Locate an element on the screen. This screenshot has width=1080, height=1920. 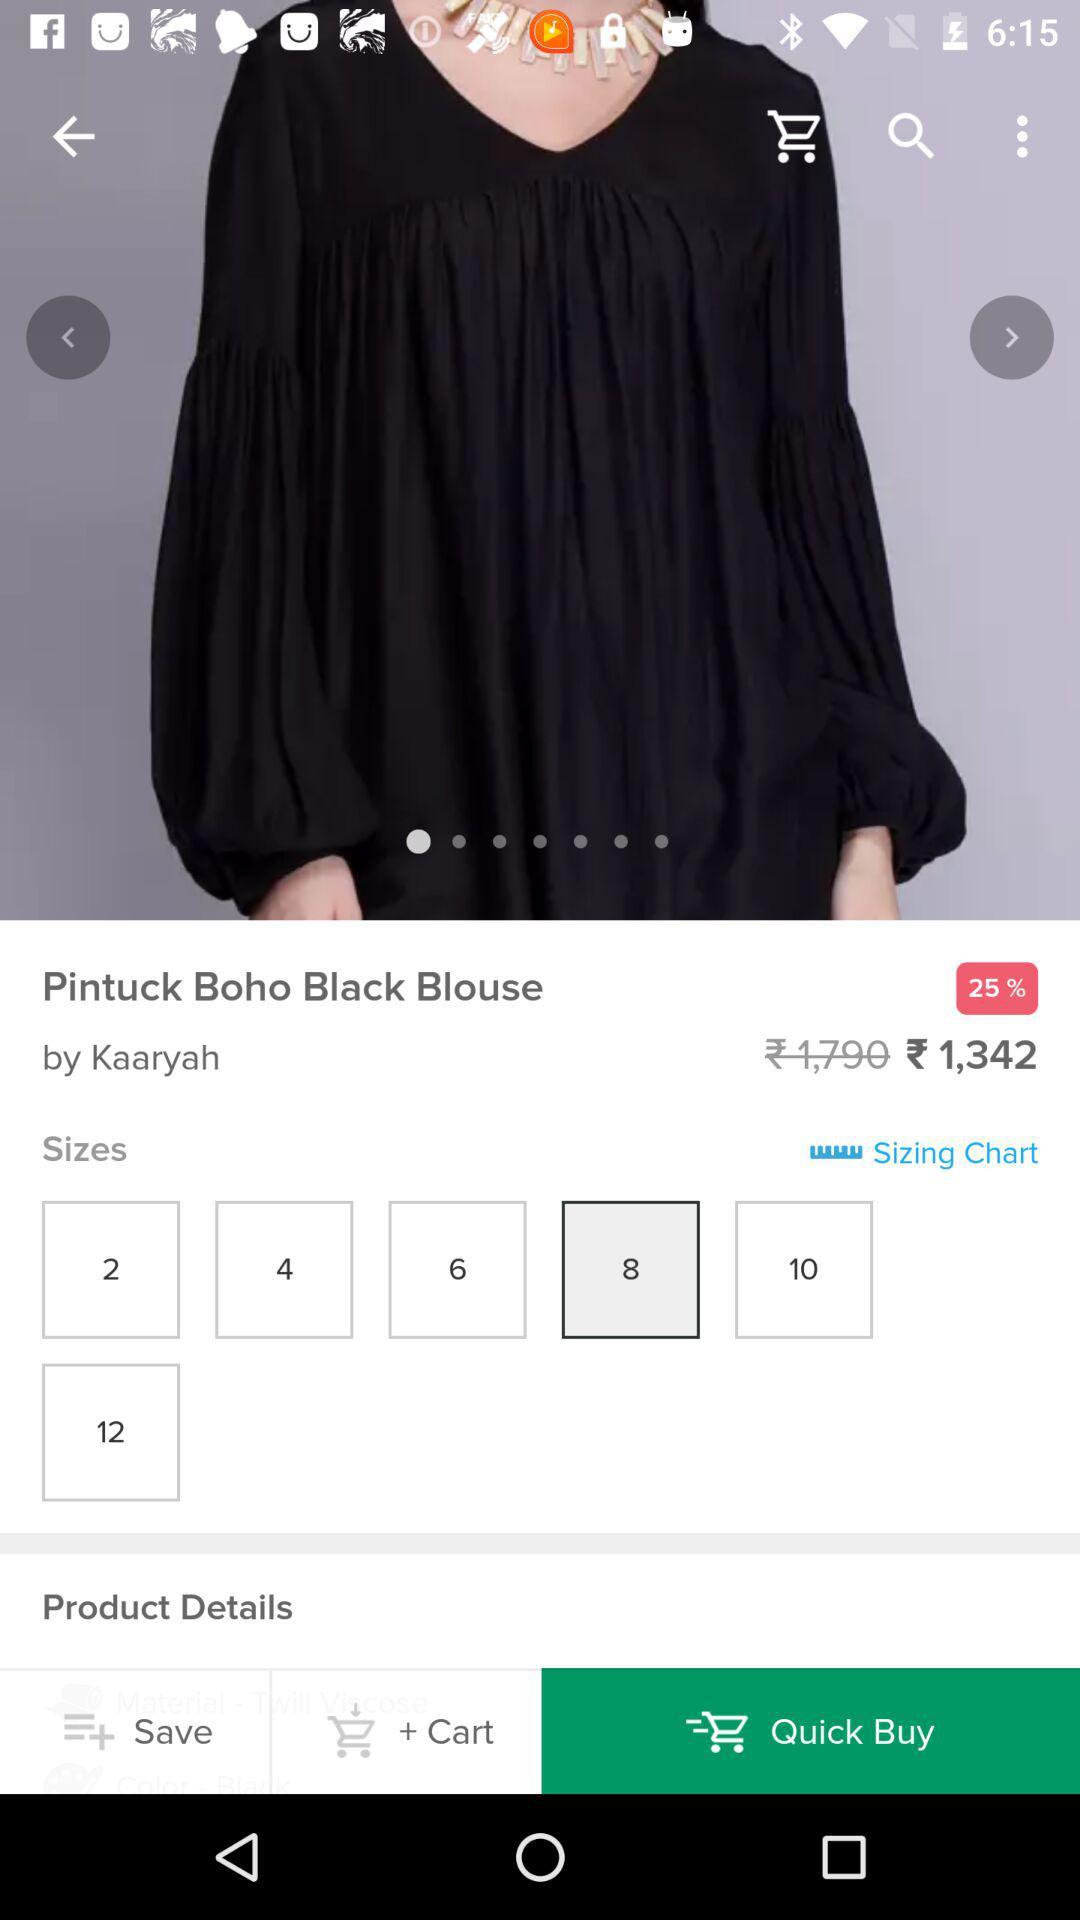
the backward button from the left is located at coordinates (67, 337).